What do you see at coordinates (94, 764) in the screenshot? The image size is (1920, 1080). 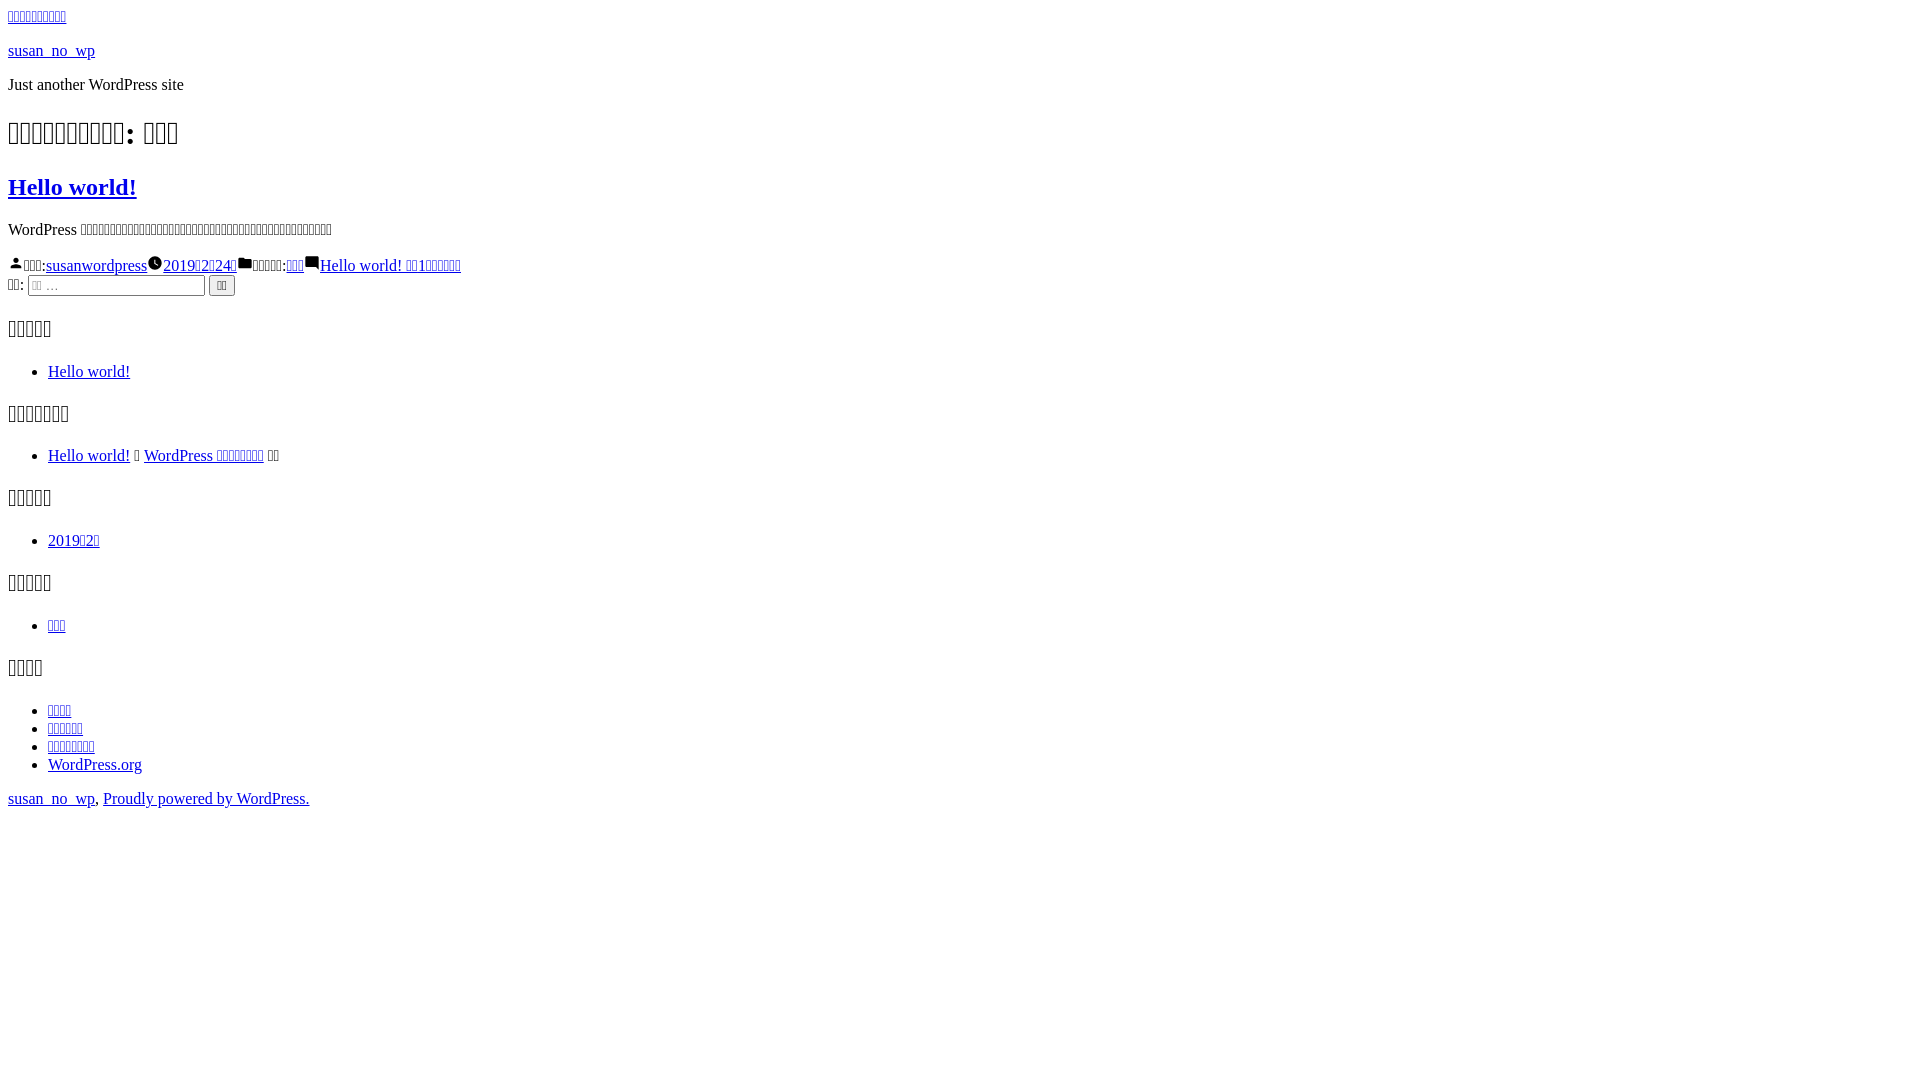 I see `'WordPress.org'` at bounding box center [94, 764].